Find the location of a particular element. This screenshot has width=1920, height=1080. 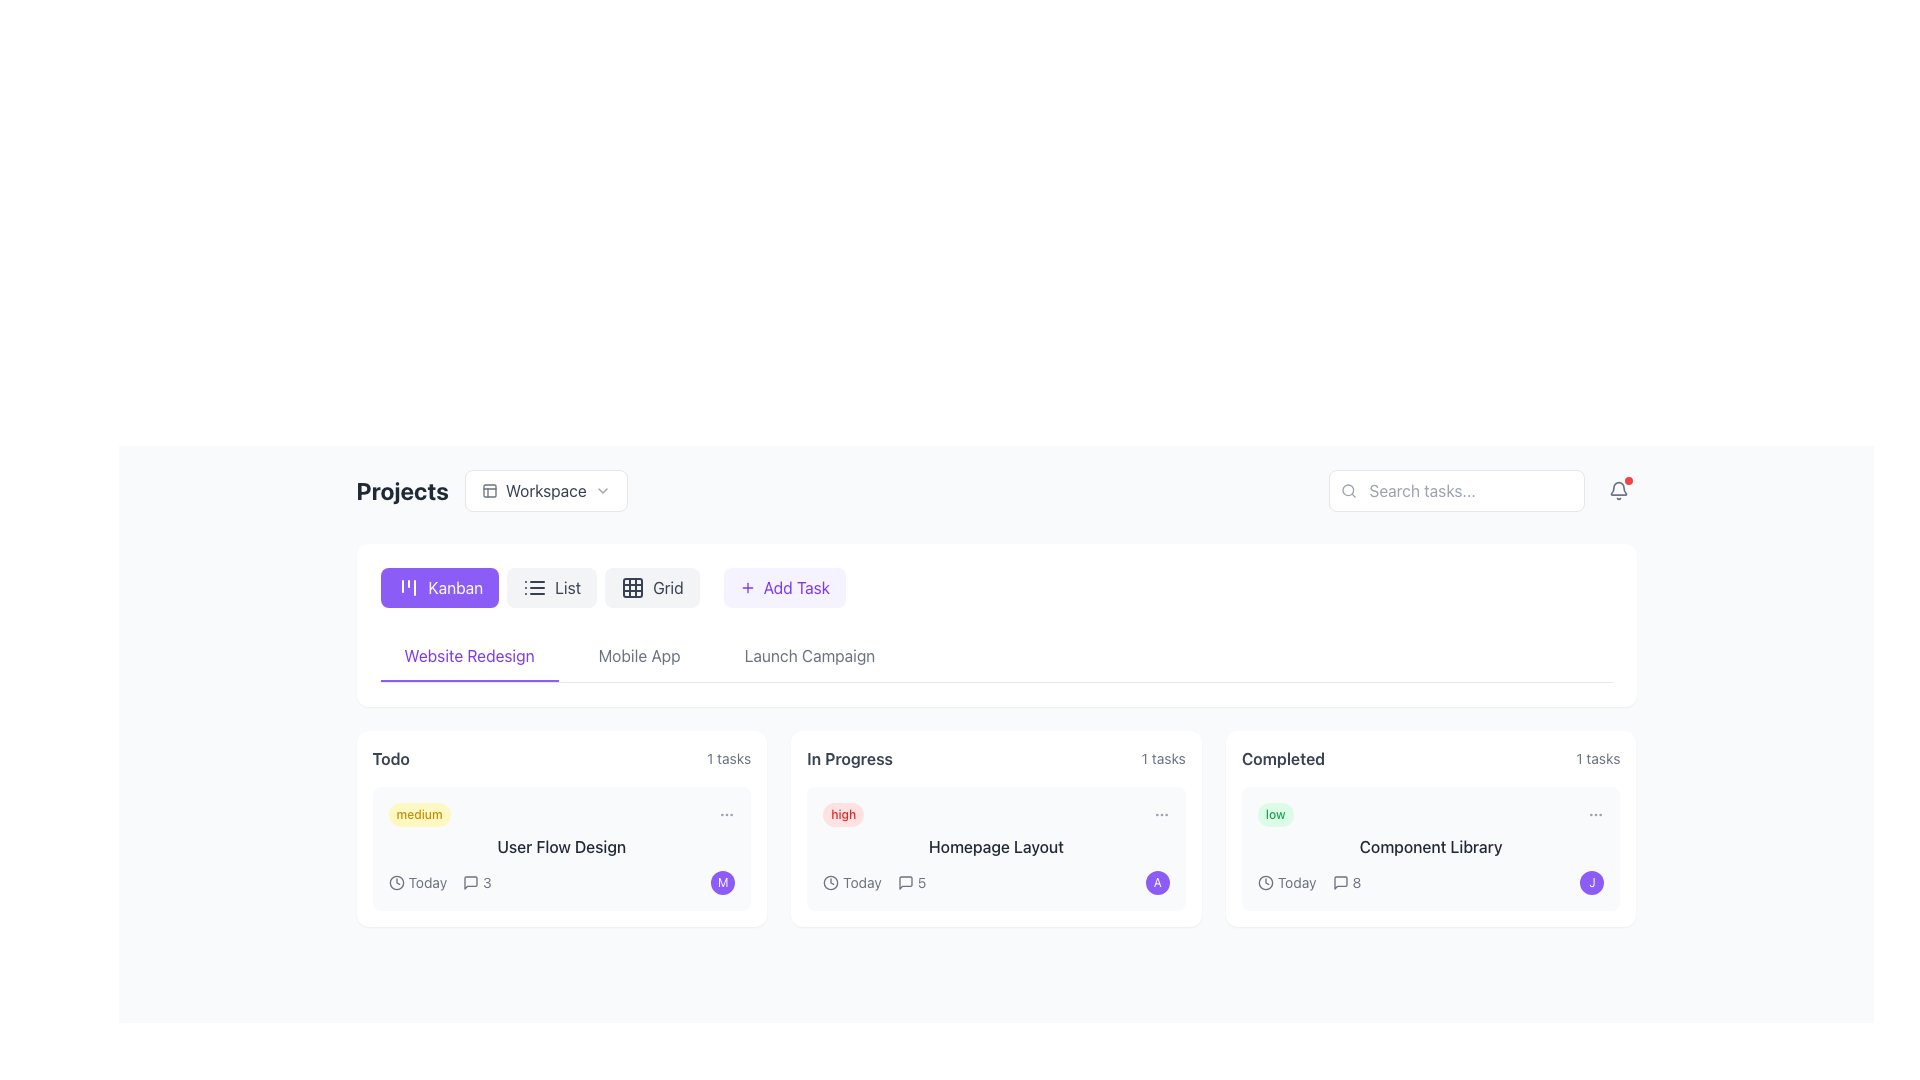

the 'Workspace' dropdown menu trigger is located at coordinates (492, 490).